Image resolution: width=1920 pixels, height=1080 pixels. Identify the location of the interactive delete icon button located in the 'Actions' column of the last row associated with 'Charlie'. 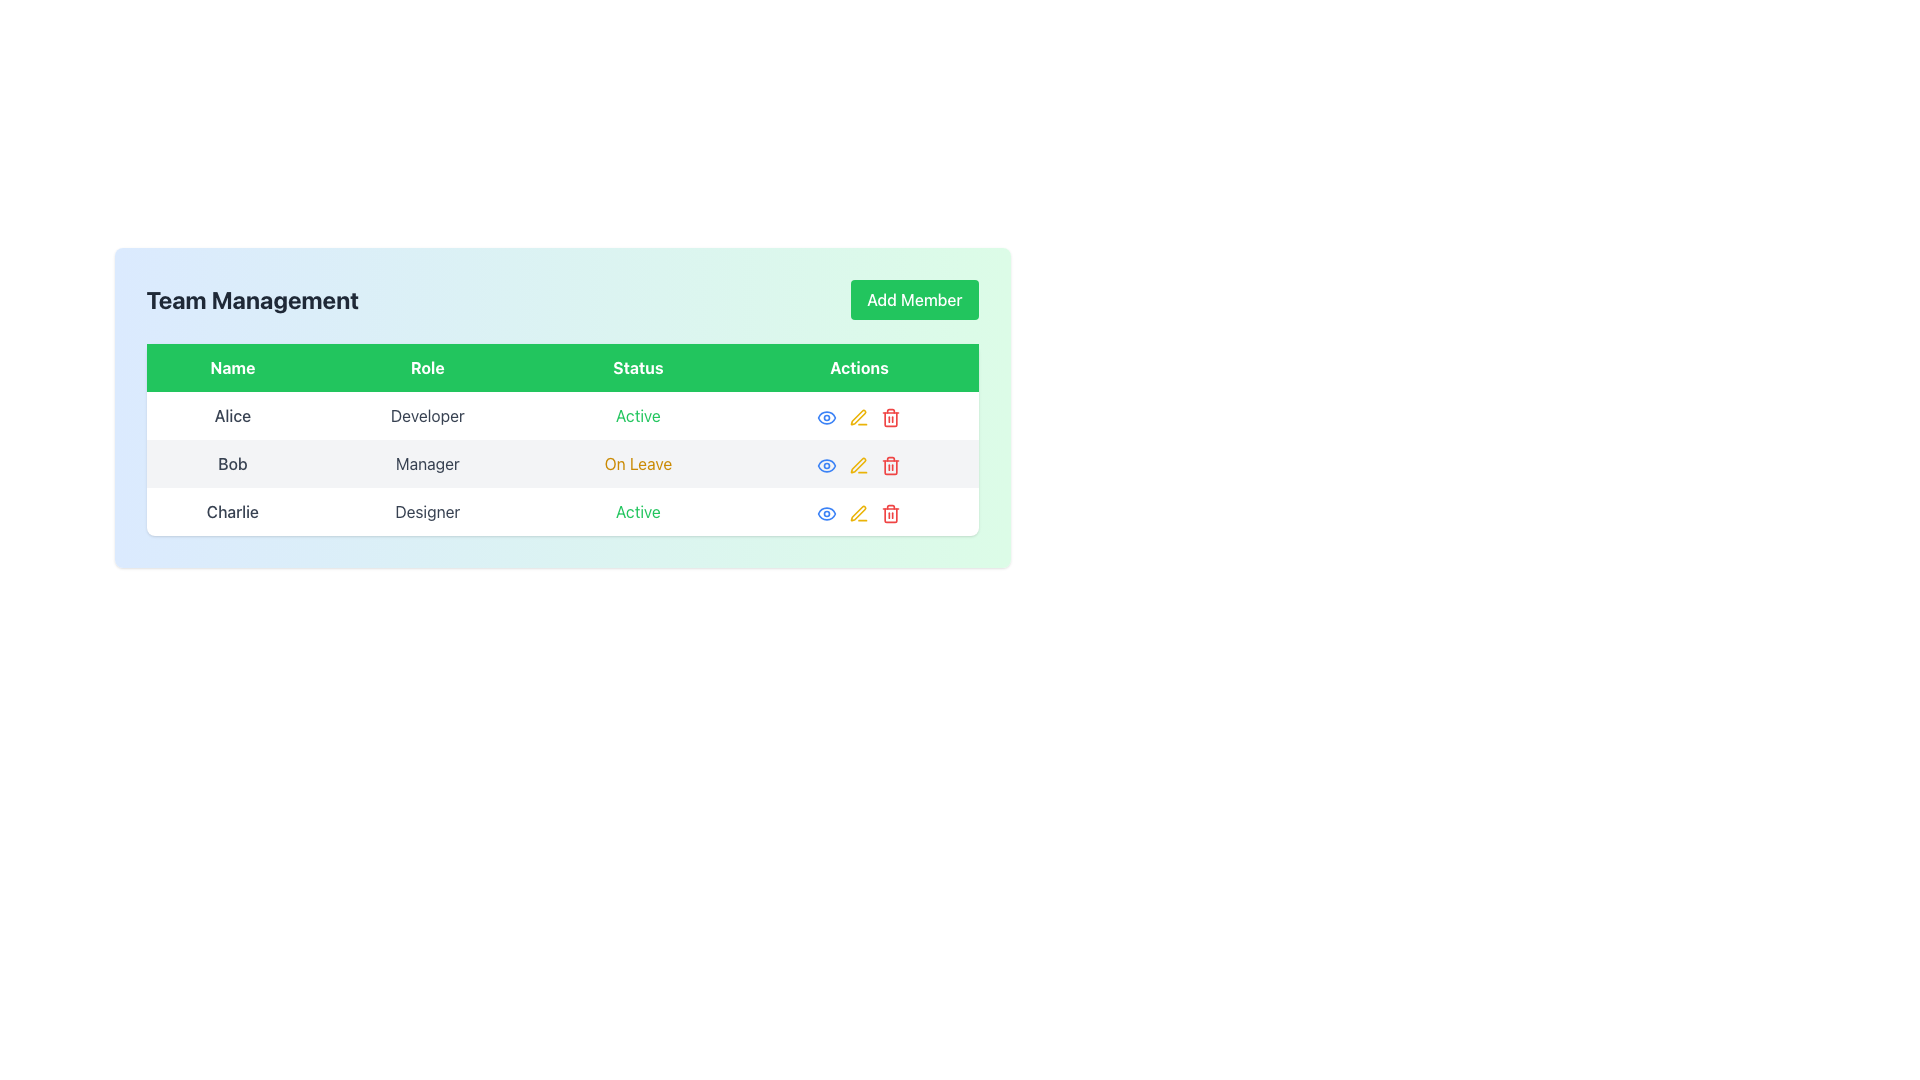
(890, 511).